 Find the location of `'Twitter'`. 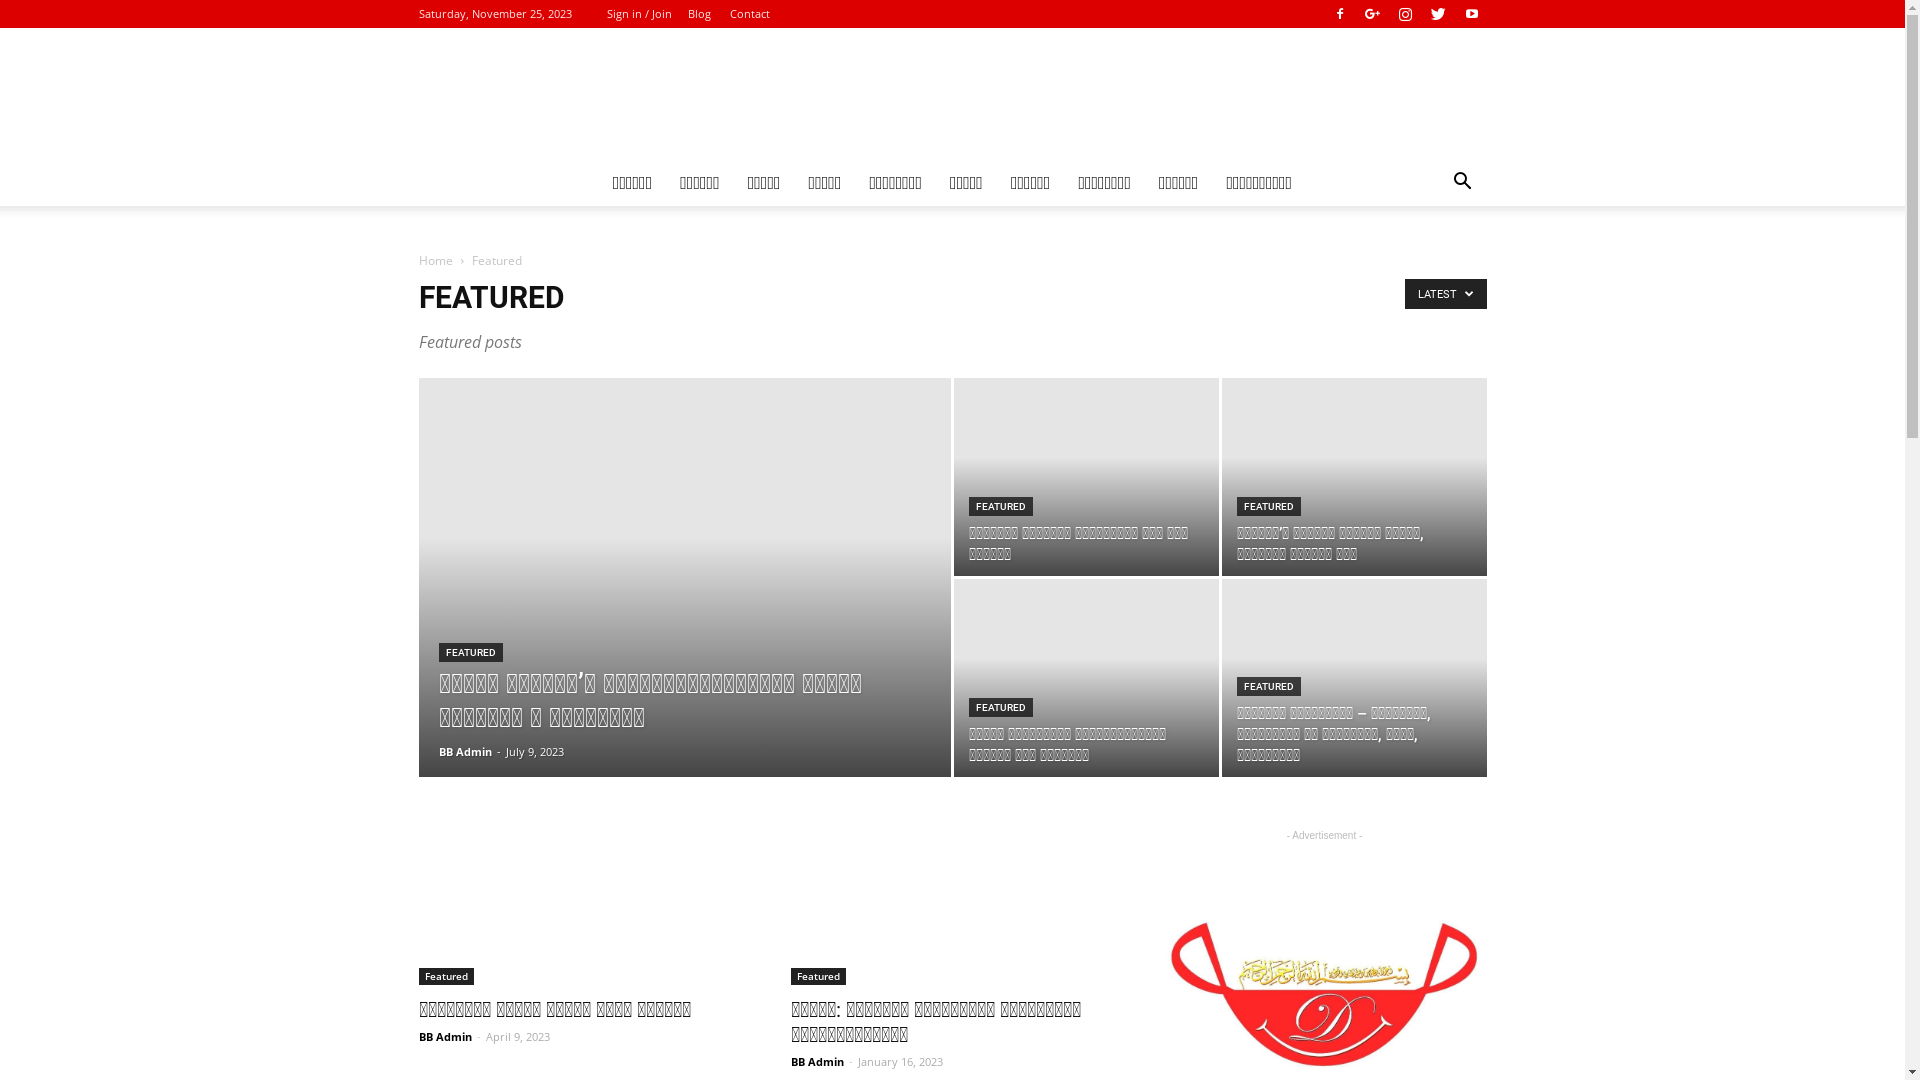

'Twitter' is located at coordinates (1438, 14).